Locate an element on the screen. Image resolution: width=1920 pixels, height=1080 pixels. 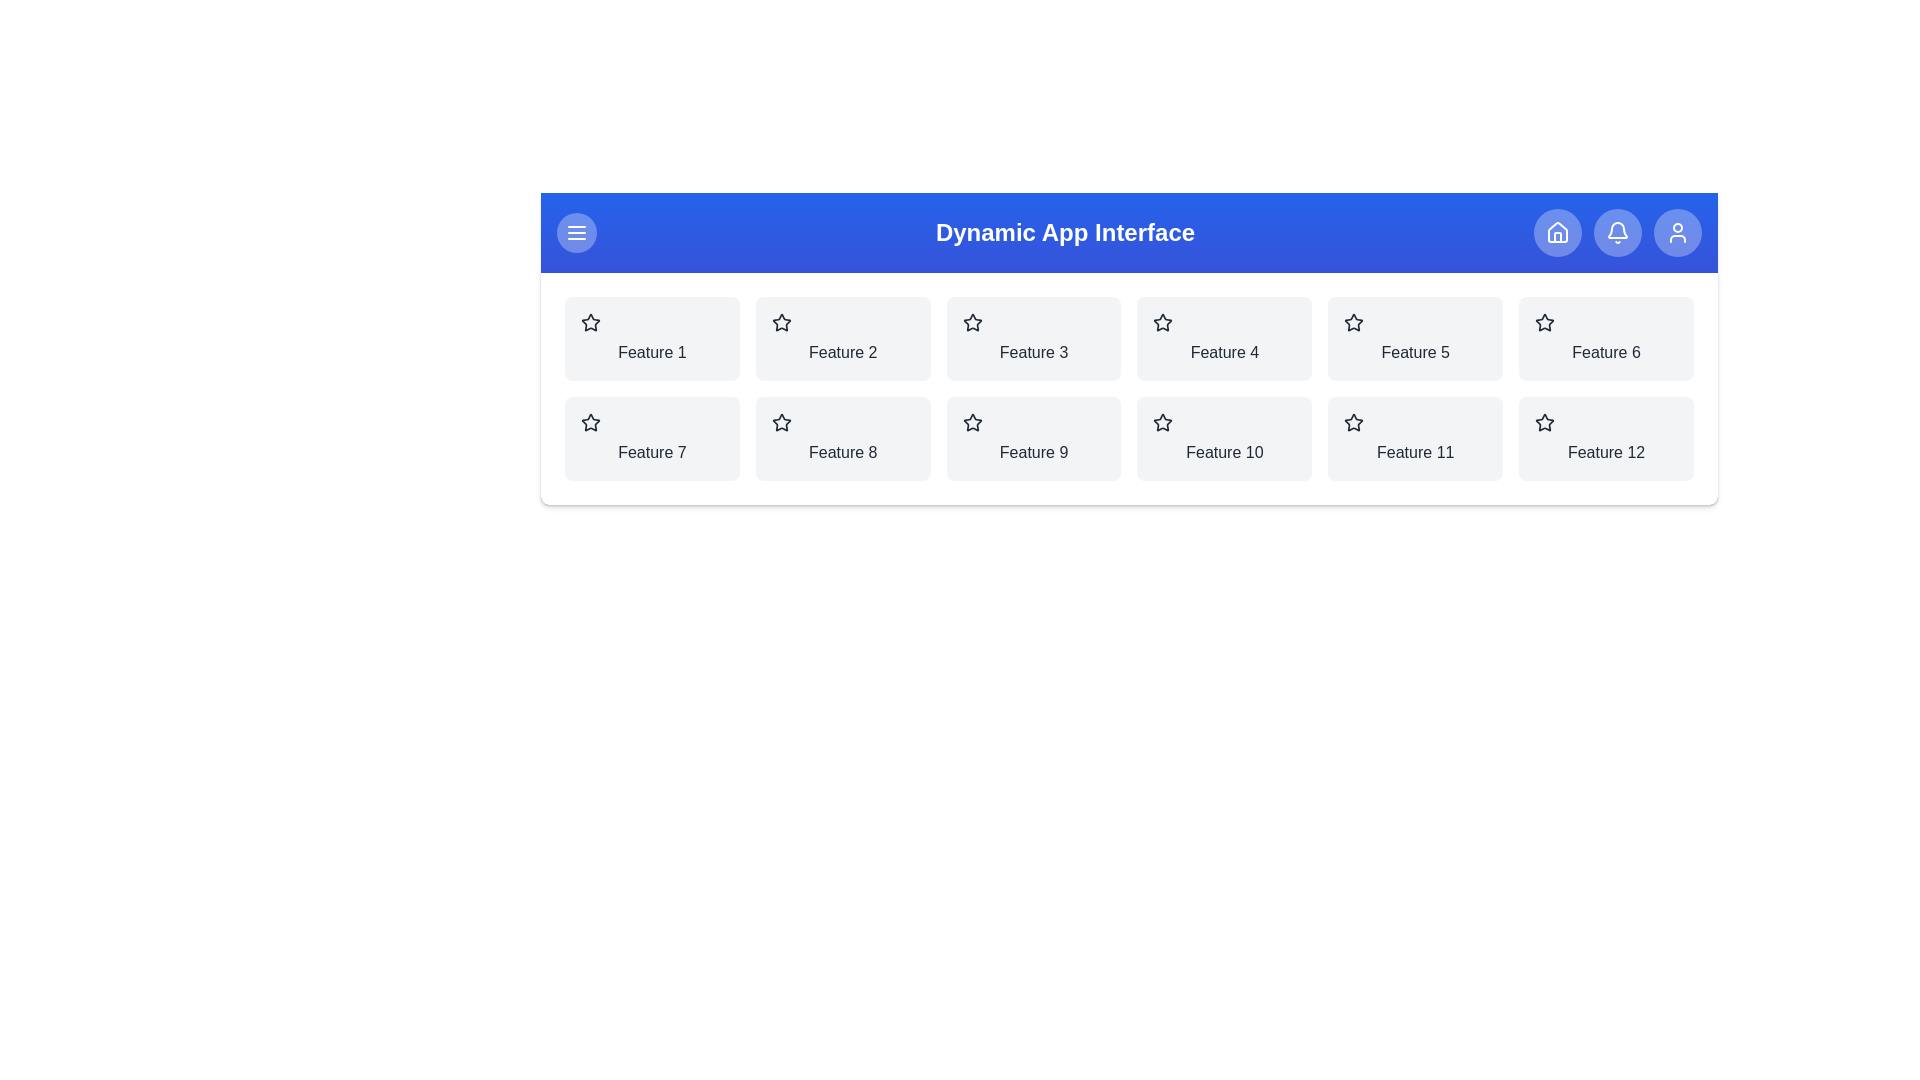
menu button to toggle the menu visibility is located at coordinates (575, 231).